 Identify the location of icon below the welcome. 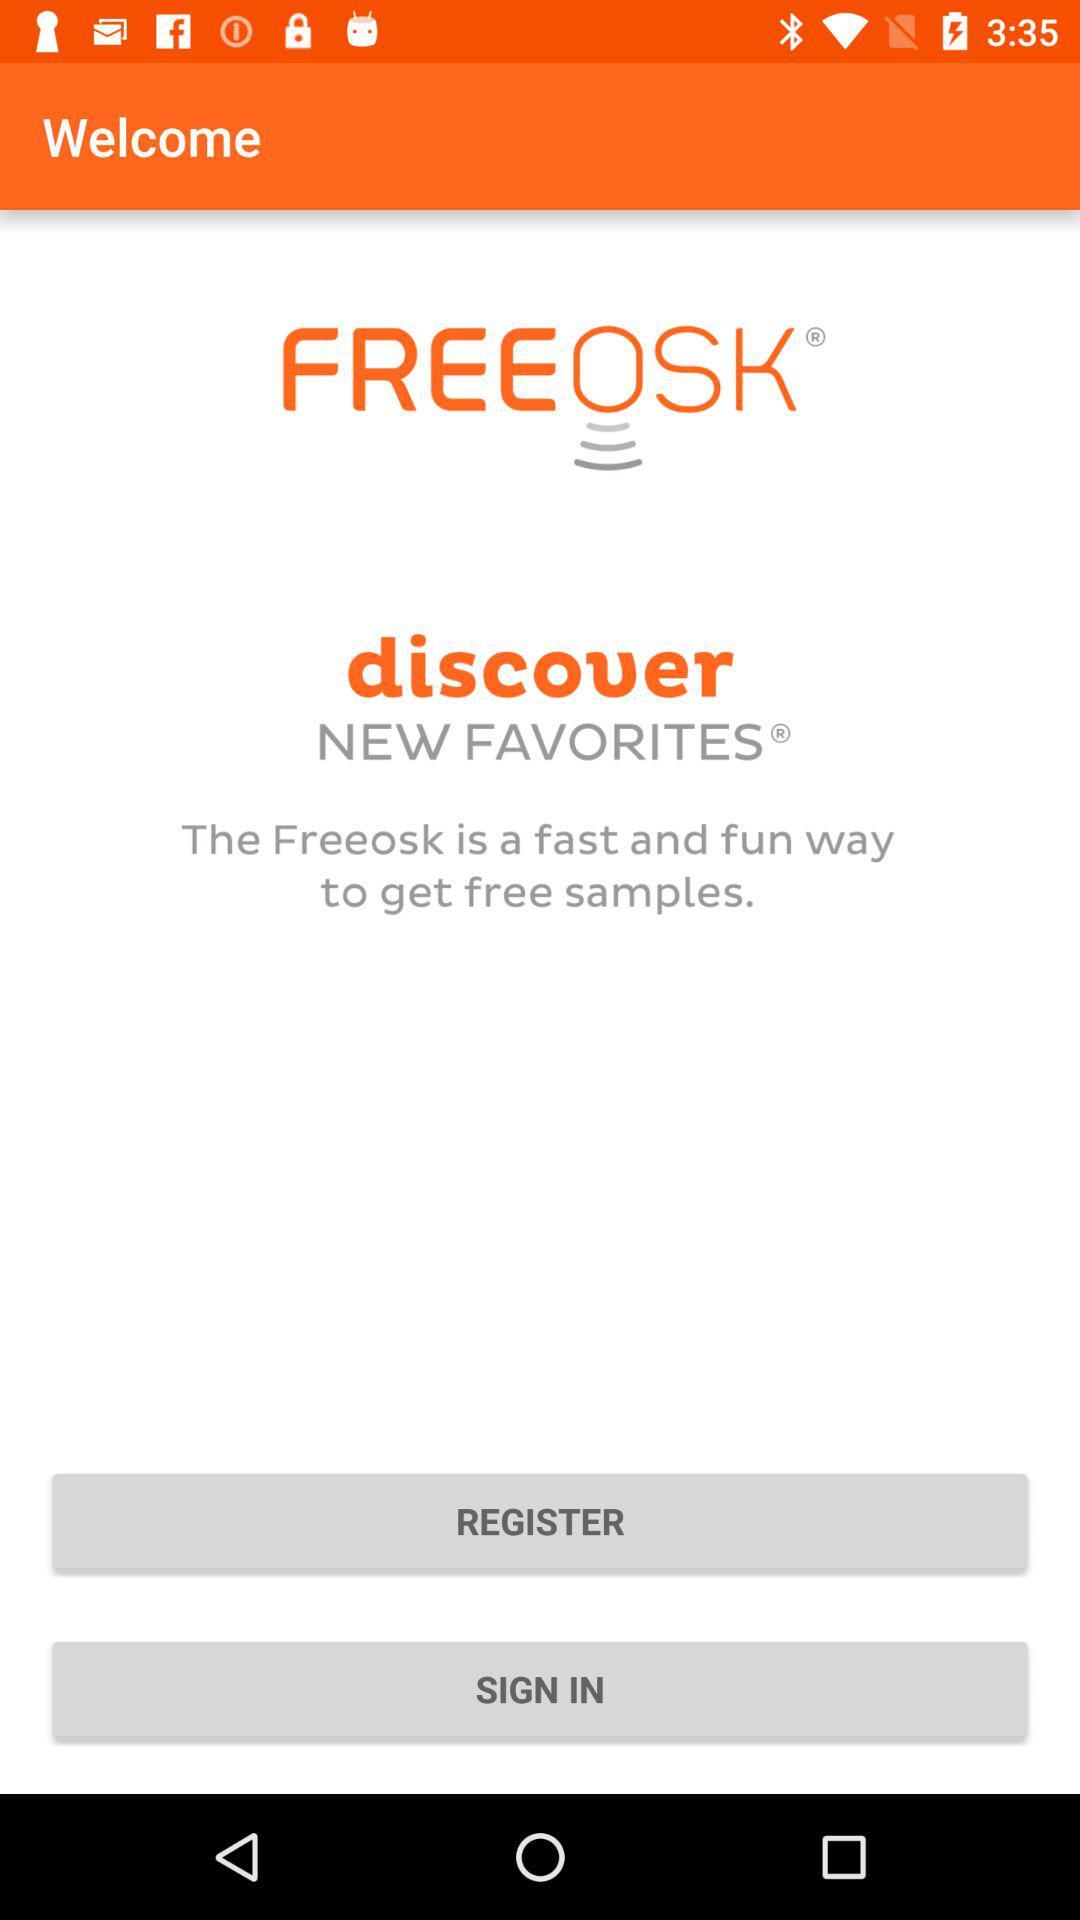
(540, 1520).